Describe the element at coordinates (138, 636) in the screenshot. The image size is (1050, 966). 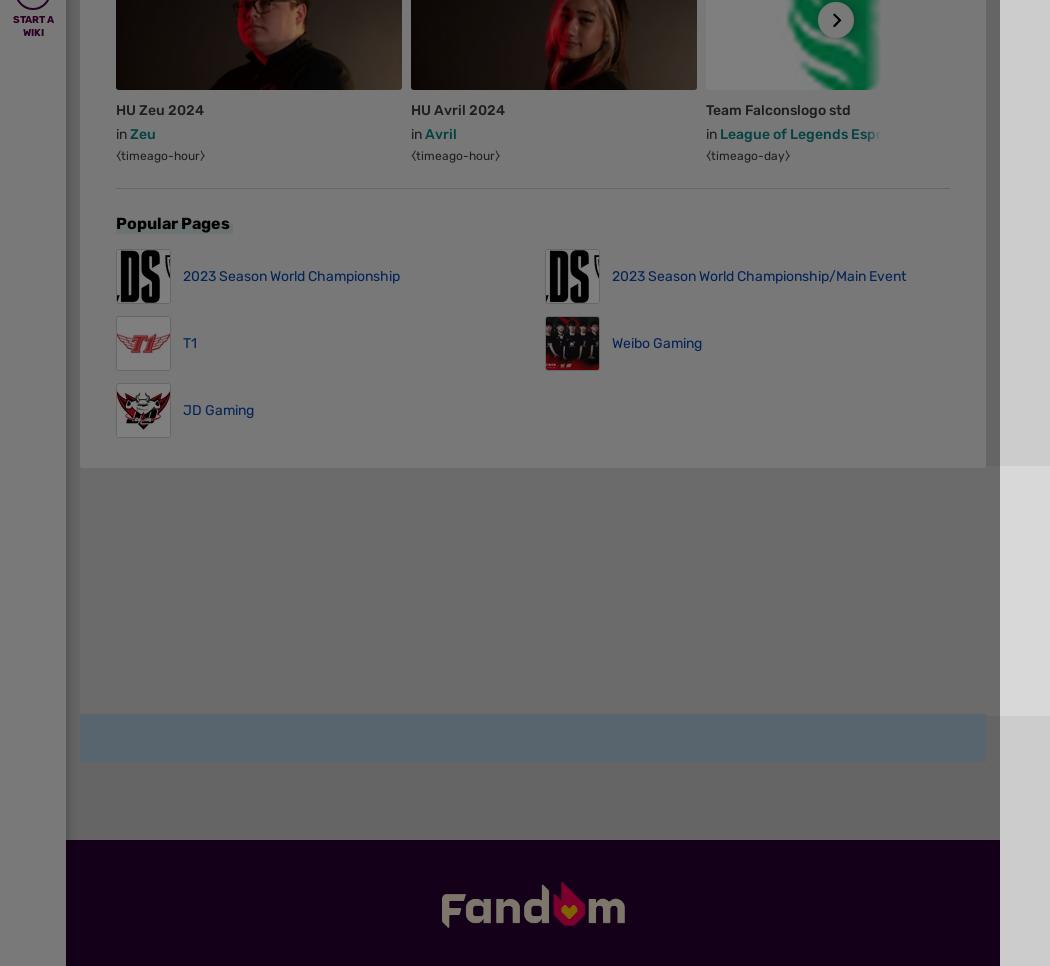
I see `'v6.23'` at that location.